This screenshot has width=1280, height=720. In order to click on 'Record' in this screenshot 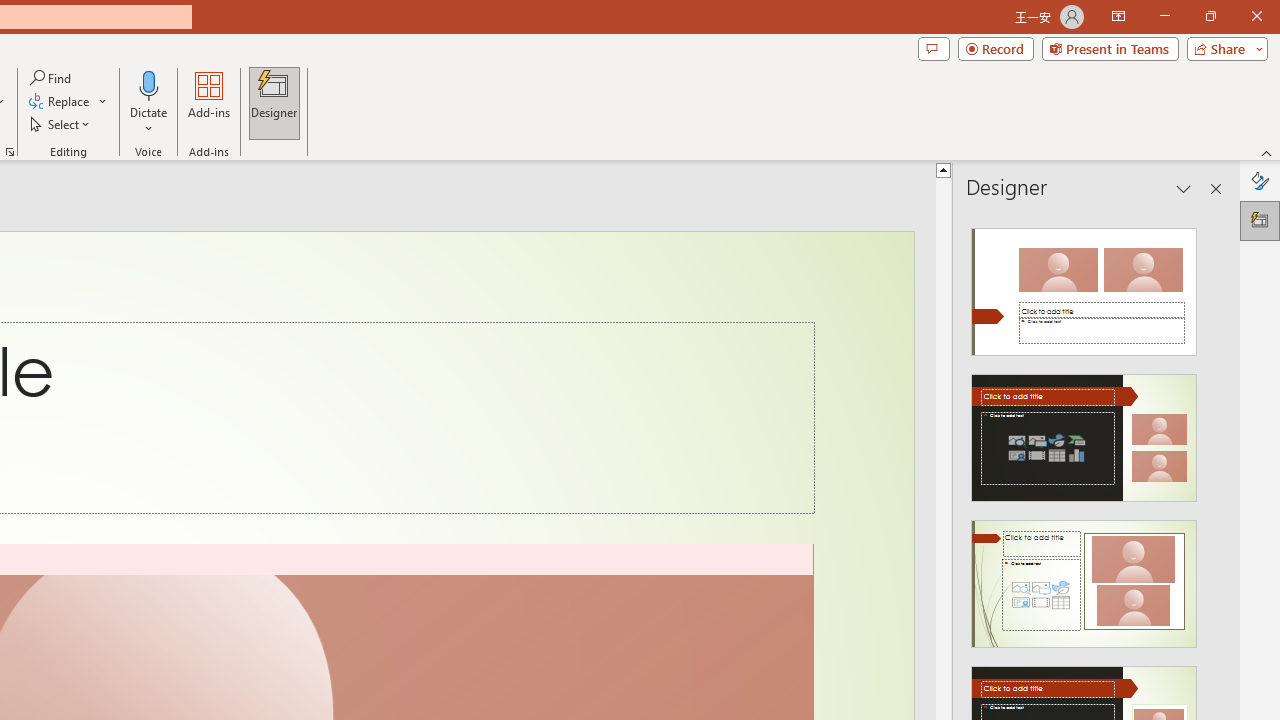, I will do `click(995, 47)`.